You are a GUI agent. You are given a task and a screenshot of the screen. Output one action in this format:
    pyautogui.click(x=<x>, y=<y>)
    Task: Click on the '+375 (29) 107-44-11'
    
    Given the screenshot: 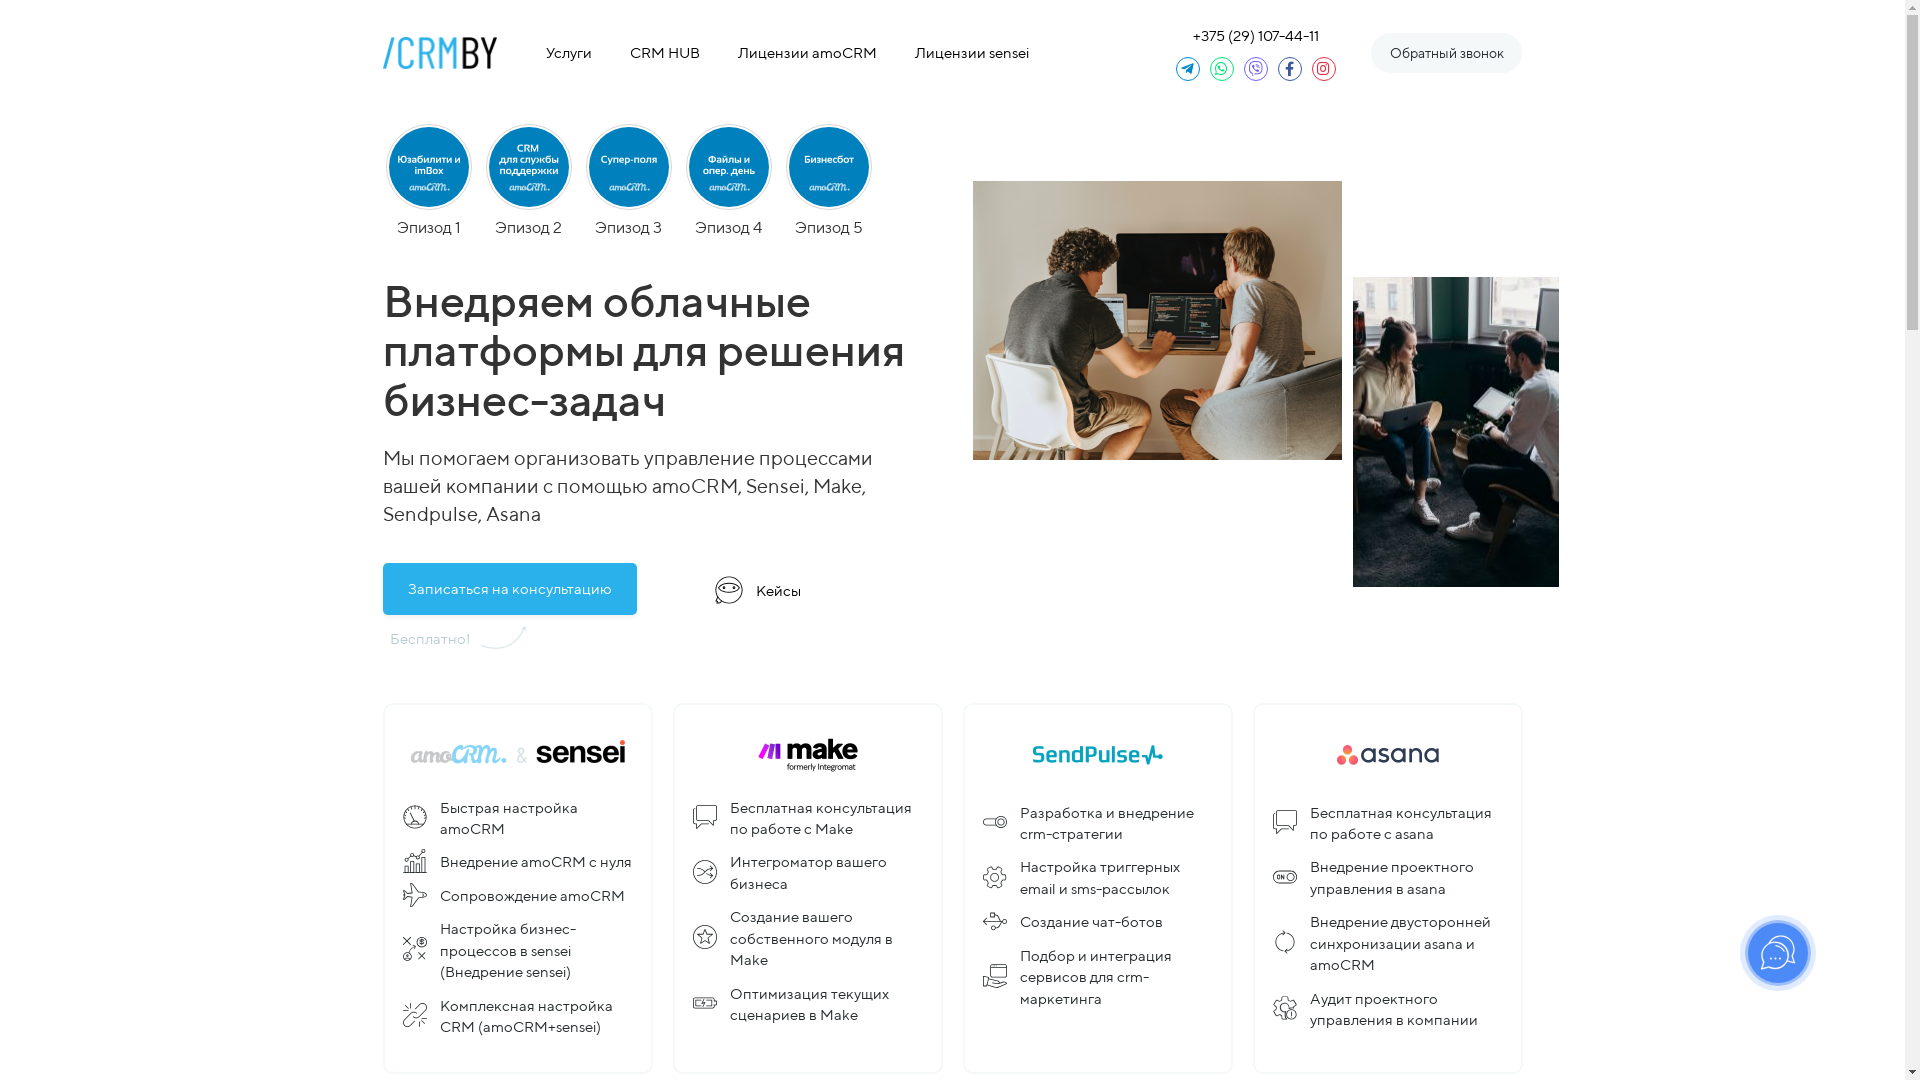 What is the action you would take?
    pyautogui.click(x=1255, y=35)
    